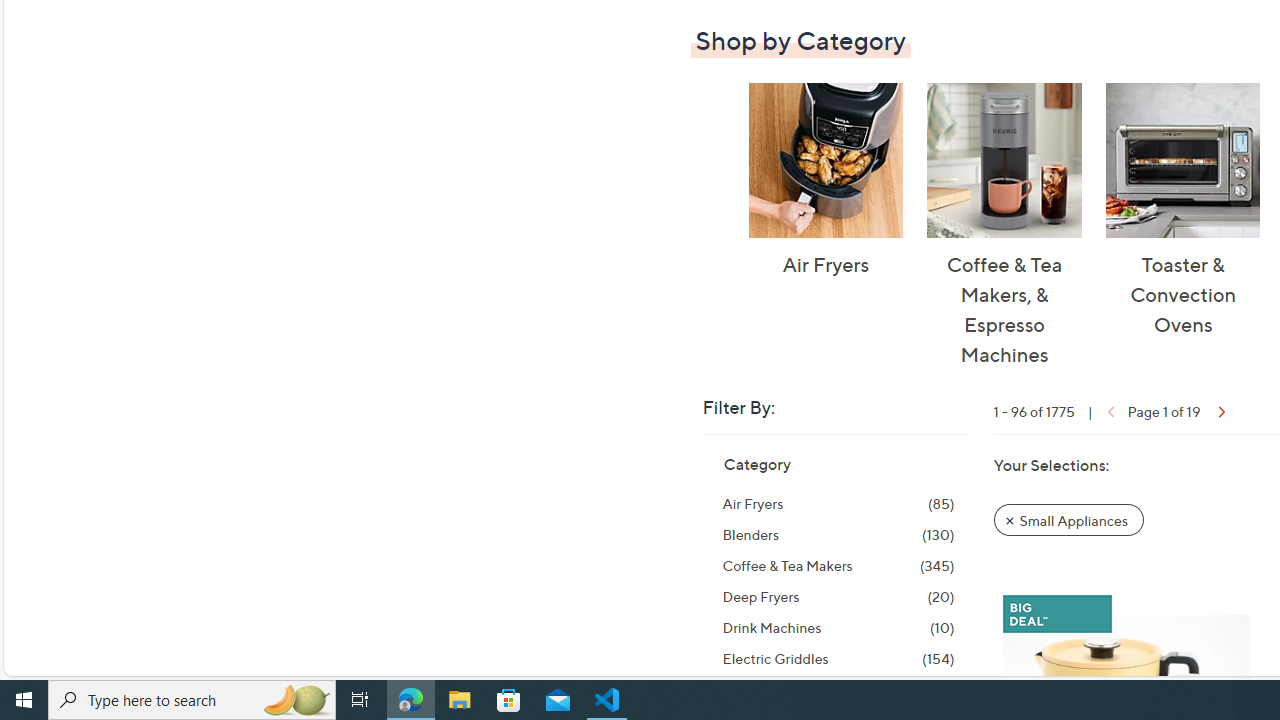 The width and height of the screenshot is (1280, 720). I want to click on 'Remove Filter: Small Appliances', so click(1067, 519).